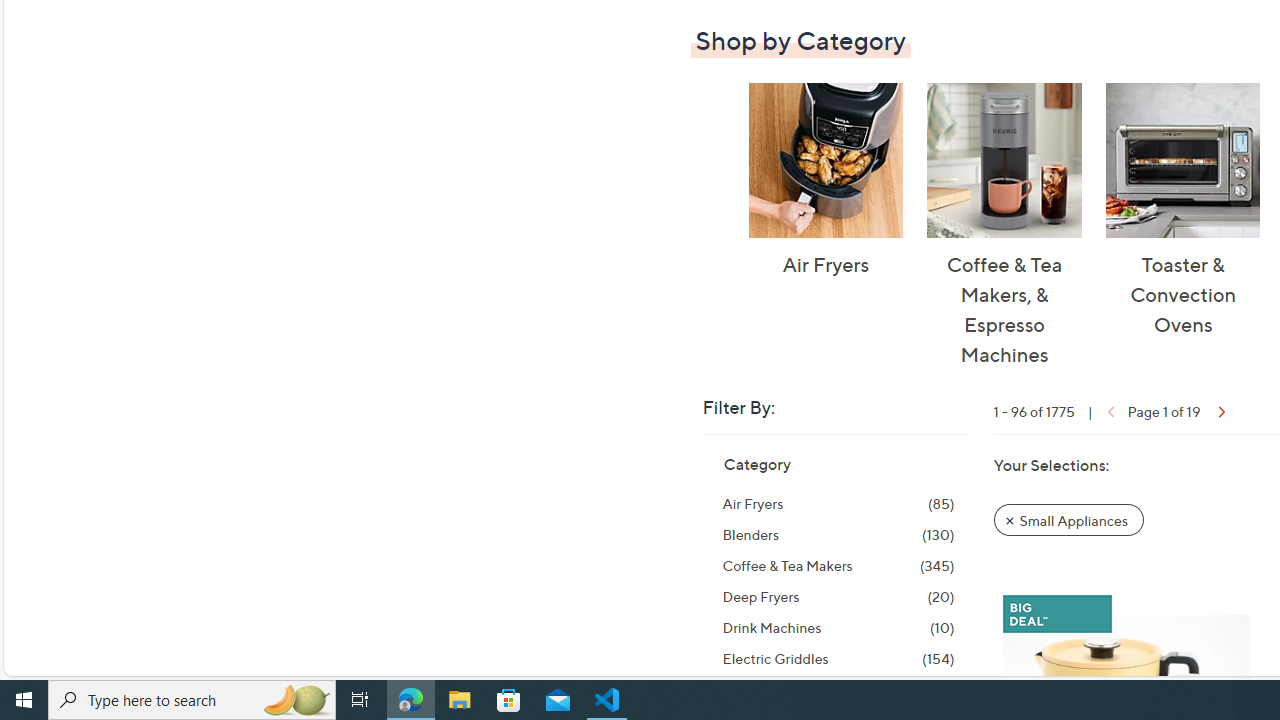 The width and height of the screenshot is (1280, 720). I want to click on 'Remove Filter: Small Appliances', so click(1067, 519).